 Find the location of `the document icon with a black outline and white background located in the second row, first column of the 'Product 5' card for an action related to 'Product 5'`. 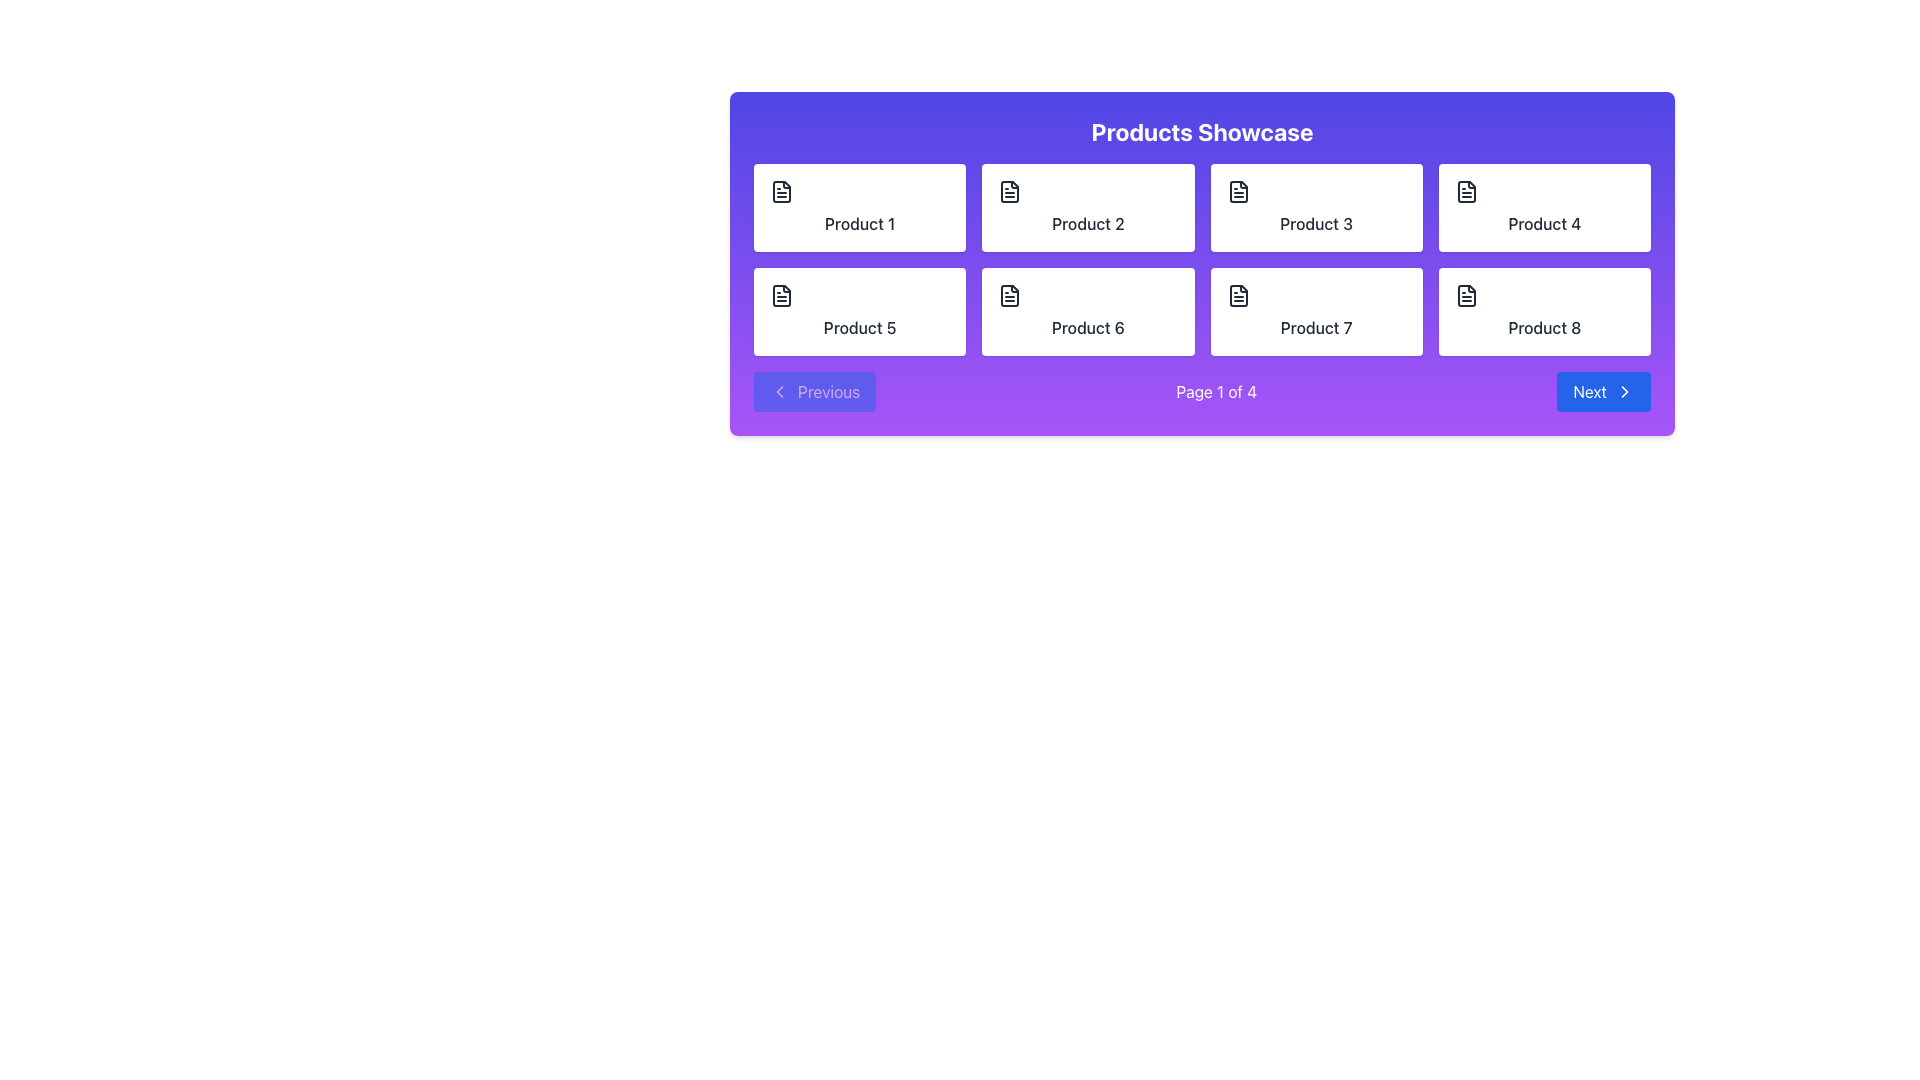

the document icon with a black outline and white background located in the second row, first column of the 'Product 5' card for an action related to 'Product 5' is located at coordinates (781, 296).